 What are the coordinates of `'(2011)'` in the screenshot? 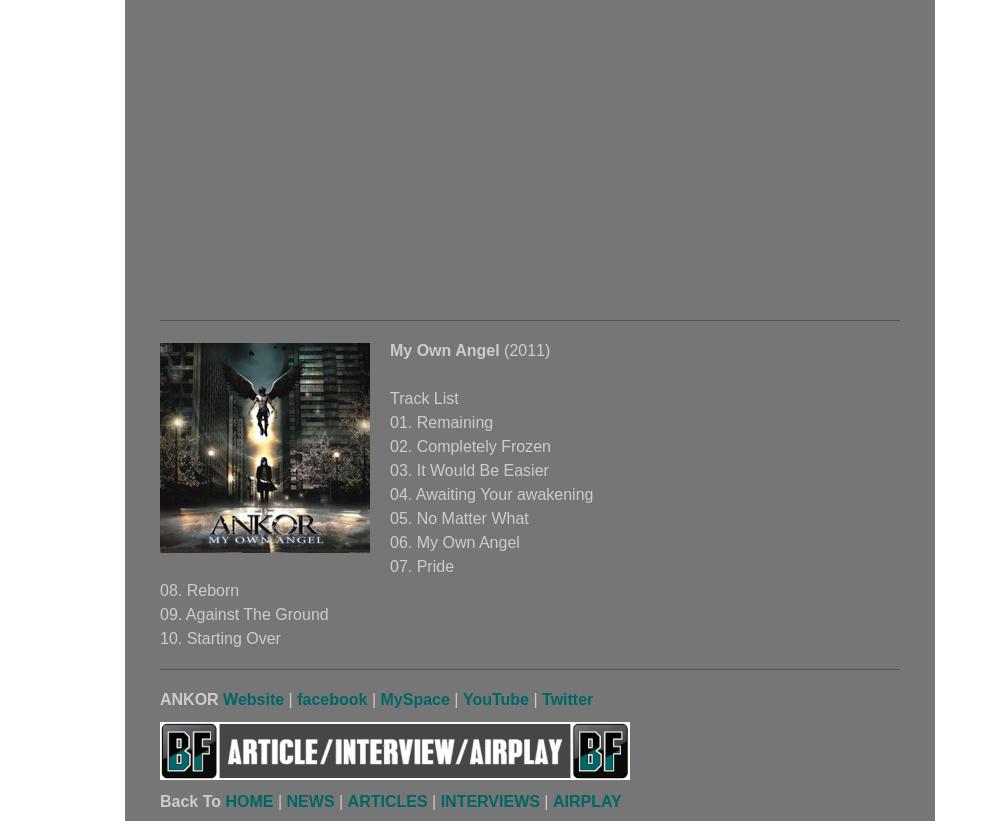 It's located at (498, 350).